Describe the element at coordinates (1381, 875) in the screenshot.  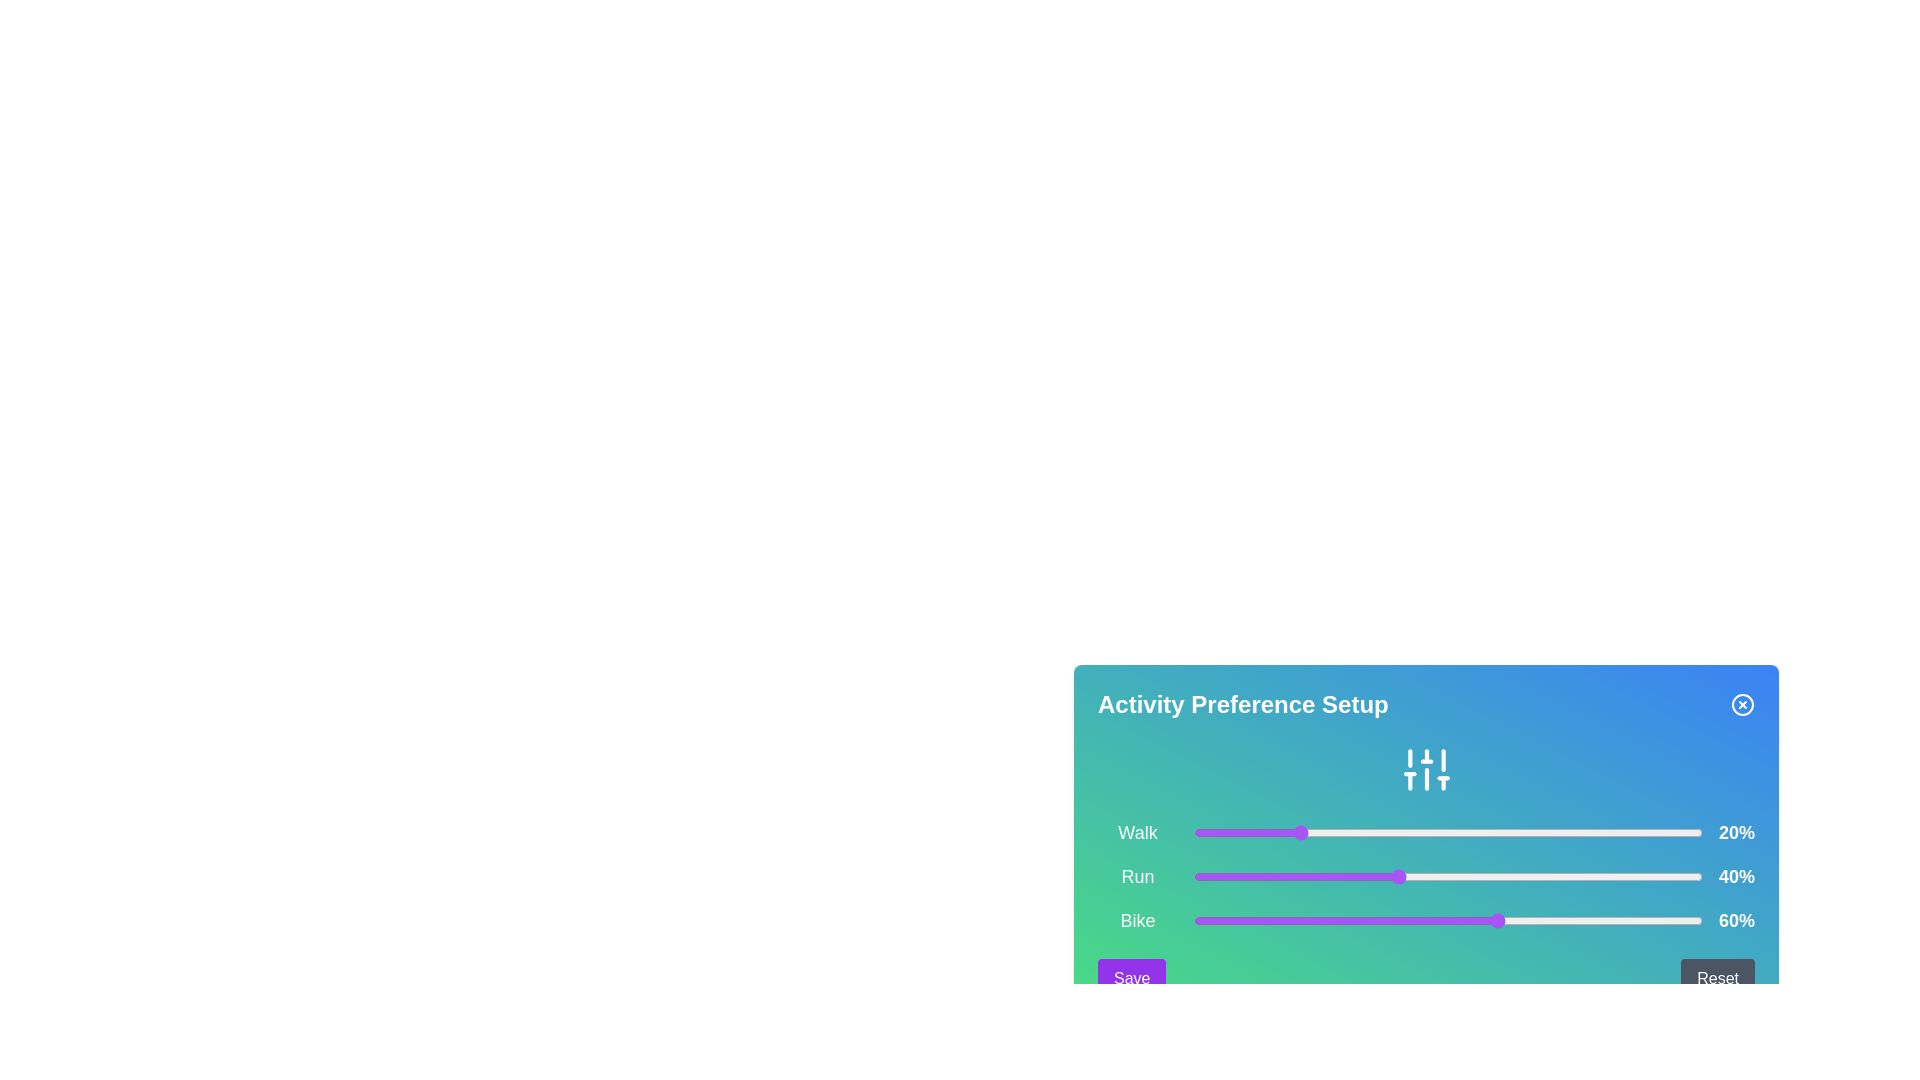
I see `the slider for 1 to 37%` at that location.